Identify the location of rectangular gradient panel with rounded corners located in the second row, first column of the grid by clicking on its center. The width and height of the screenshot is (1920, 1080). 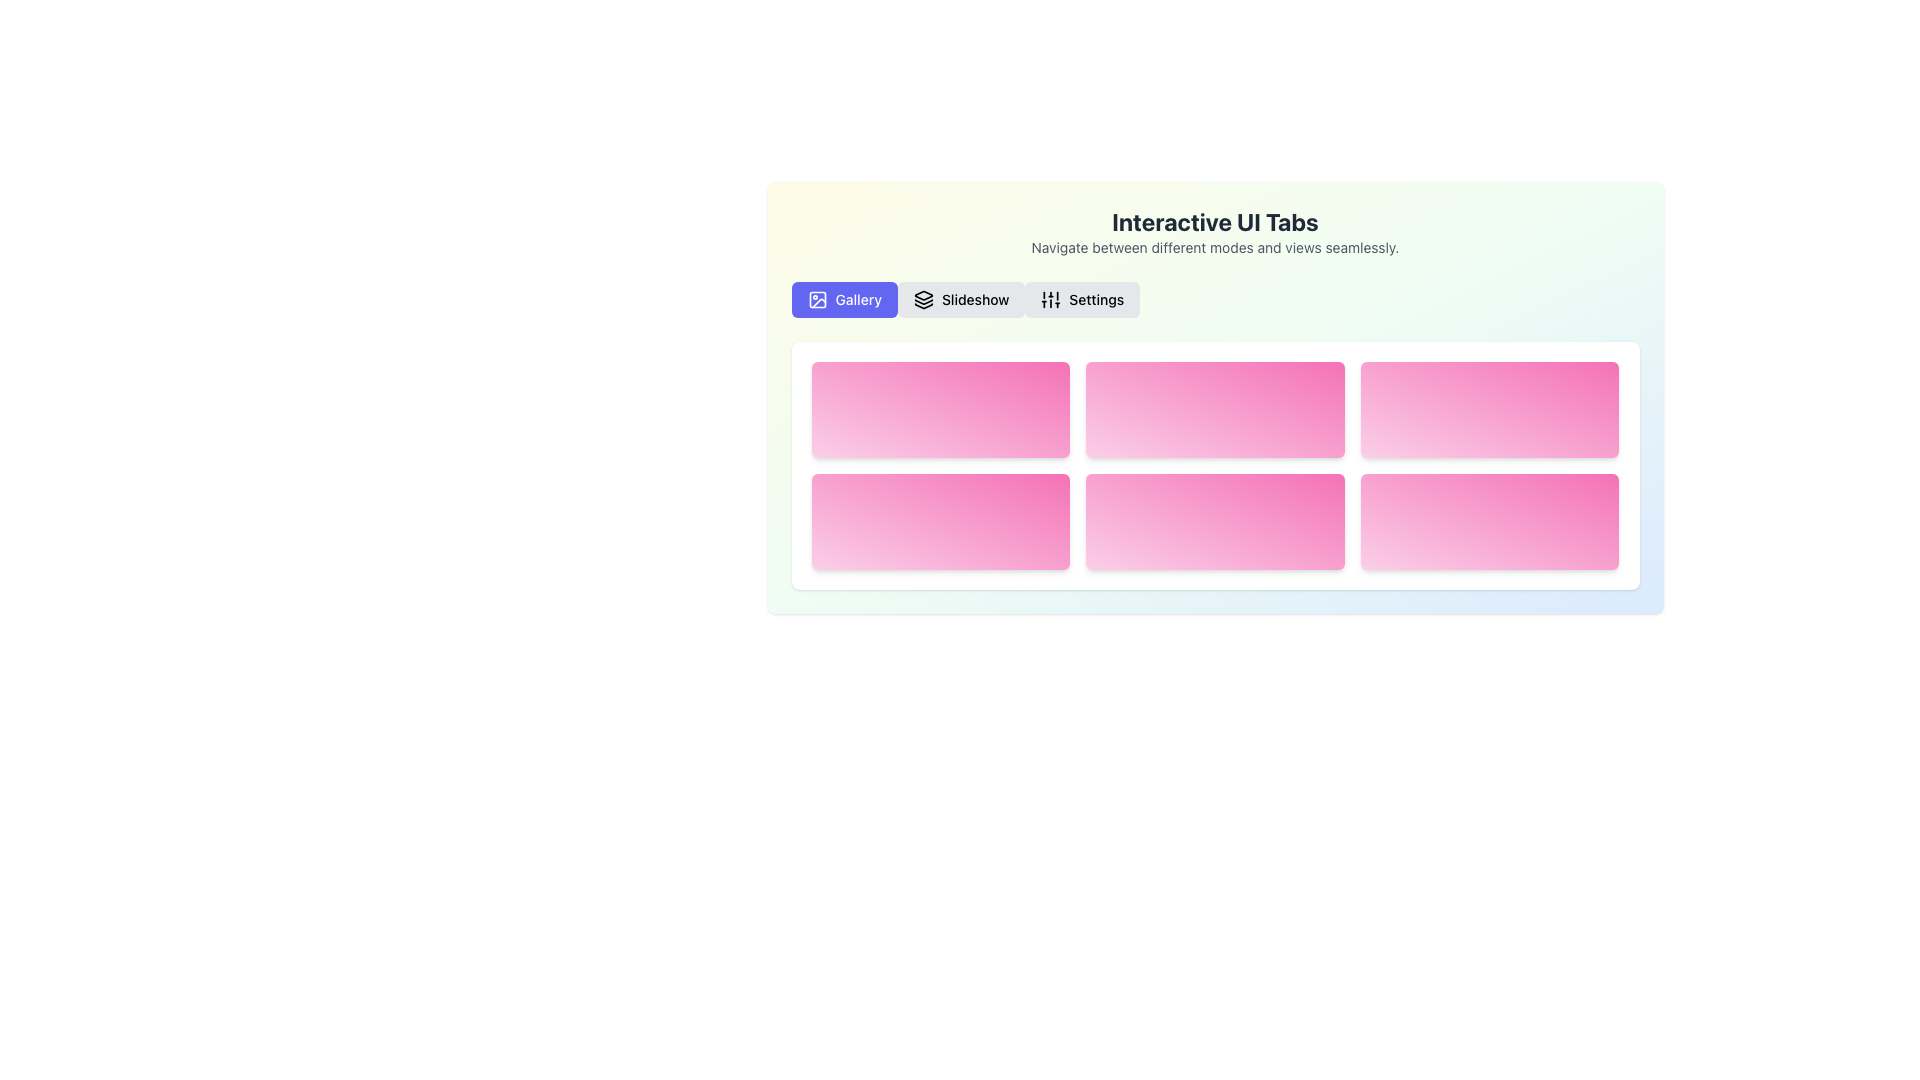
(939, 520).